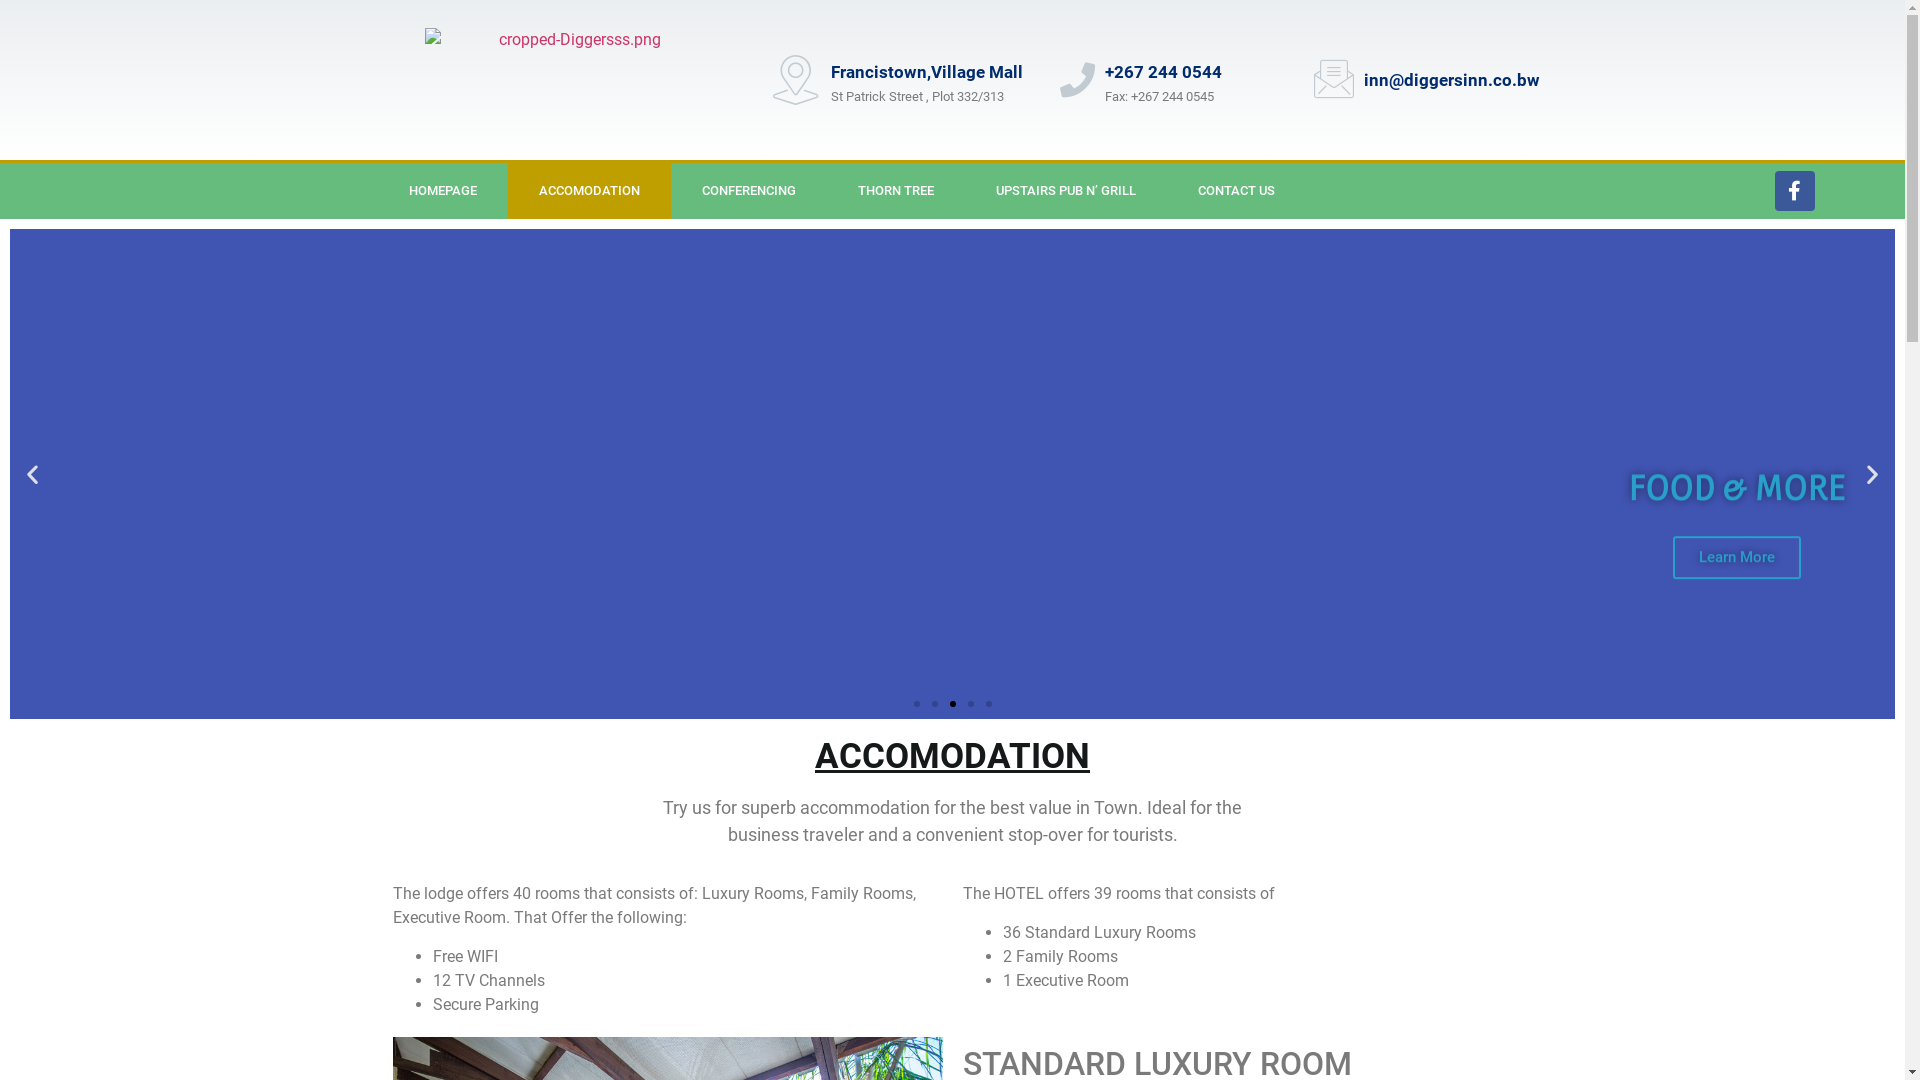 The width and height of the screenshot is (1920, 1080). I want to click on 'ACCOMODATION', so click(508, 191).